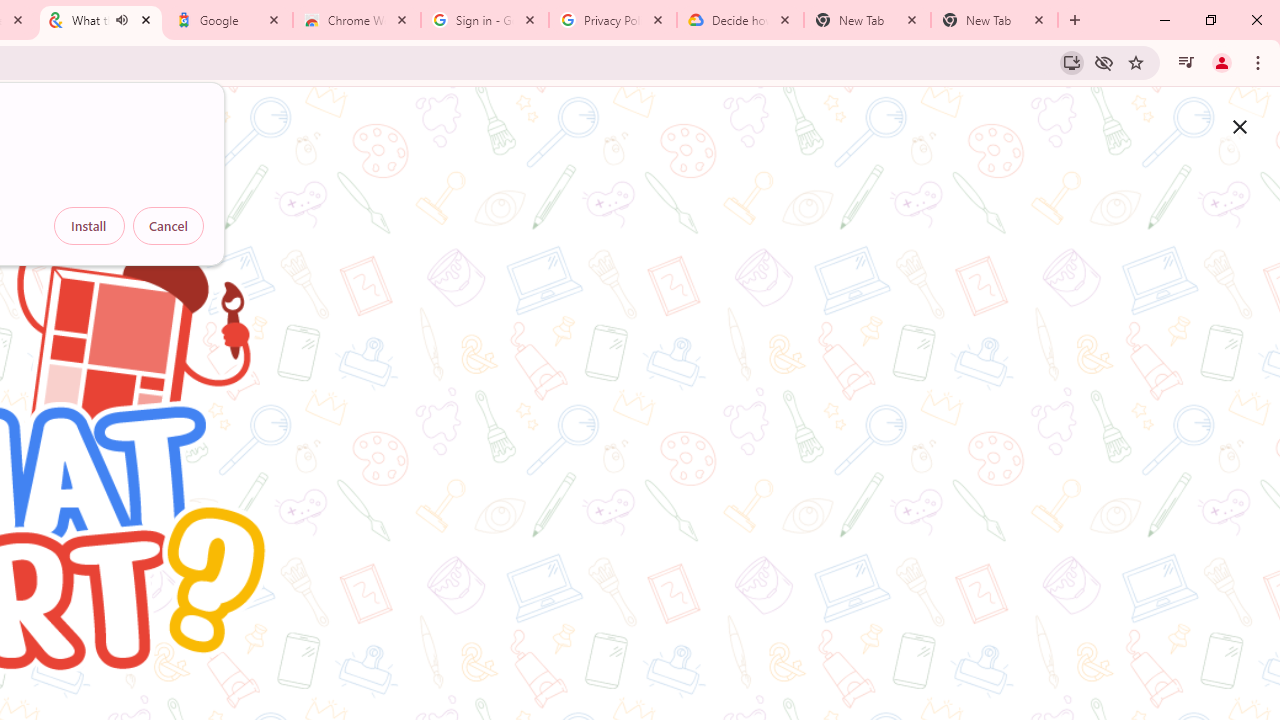 Image resolution: width=1280 pixels, height=720 pixels. I want to click on 'Third-party cookies blocked', so click(1103, 61).